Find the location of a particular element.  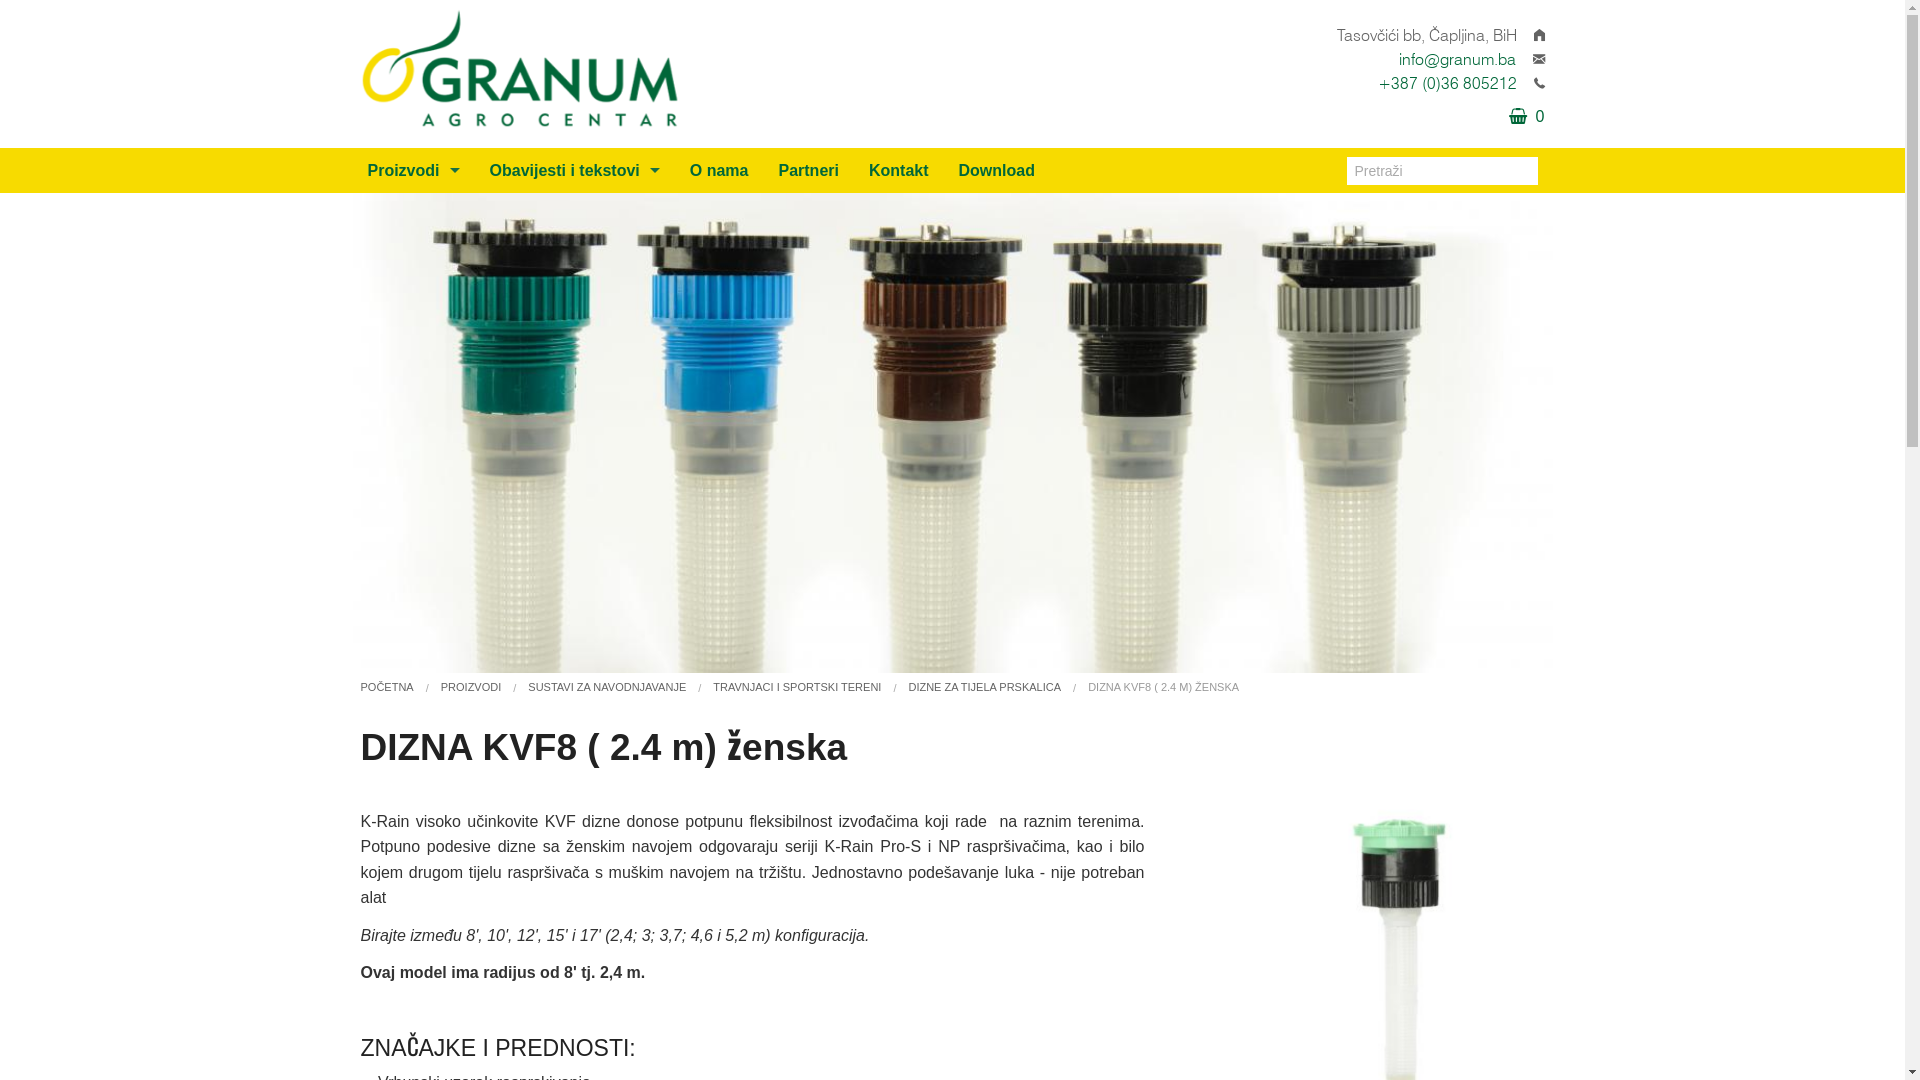

'Kontakt' is located at coordinates (897, 169).